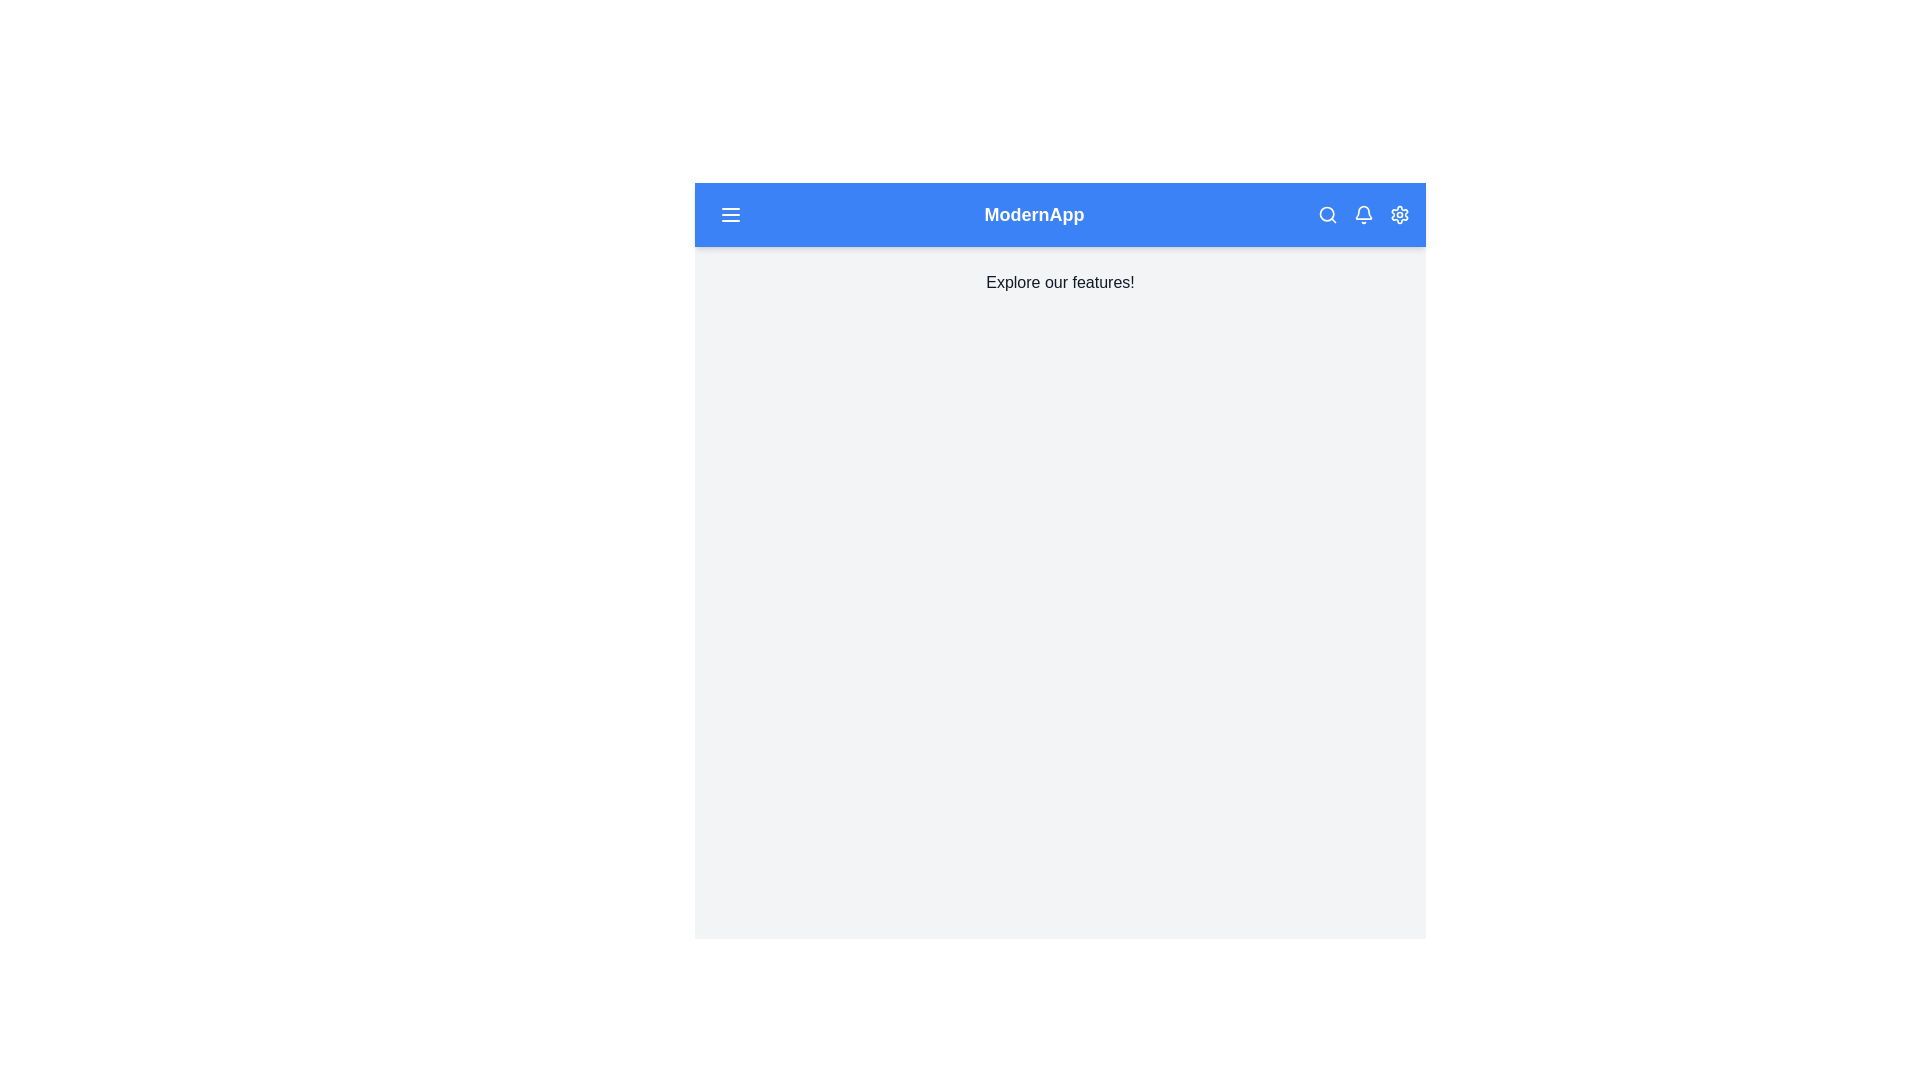 The height and width of the screenshot is (1080, 1920). What do you see at coordinates (1328, 215) in the screenshot?
I see `the search icon to activate the search functionality` at bounding box center [1328, 215].